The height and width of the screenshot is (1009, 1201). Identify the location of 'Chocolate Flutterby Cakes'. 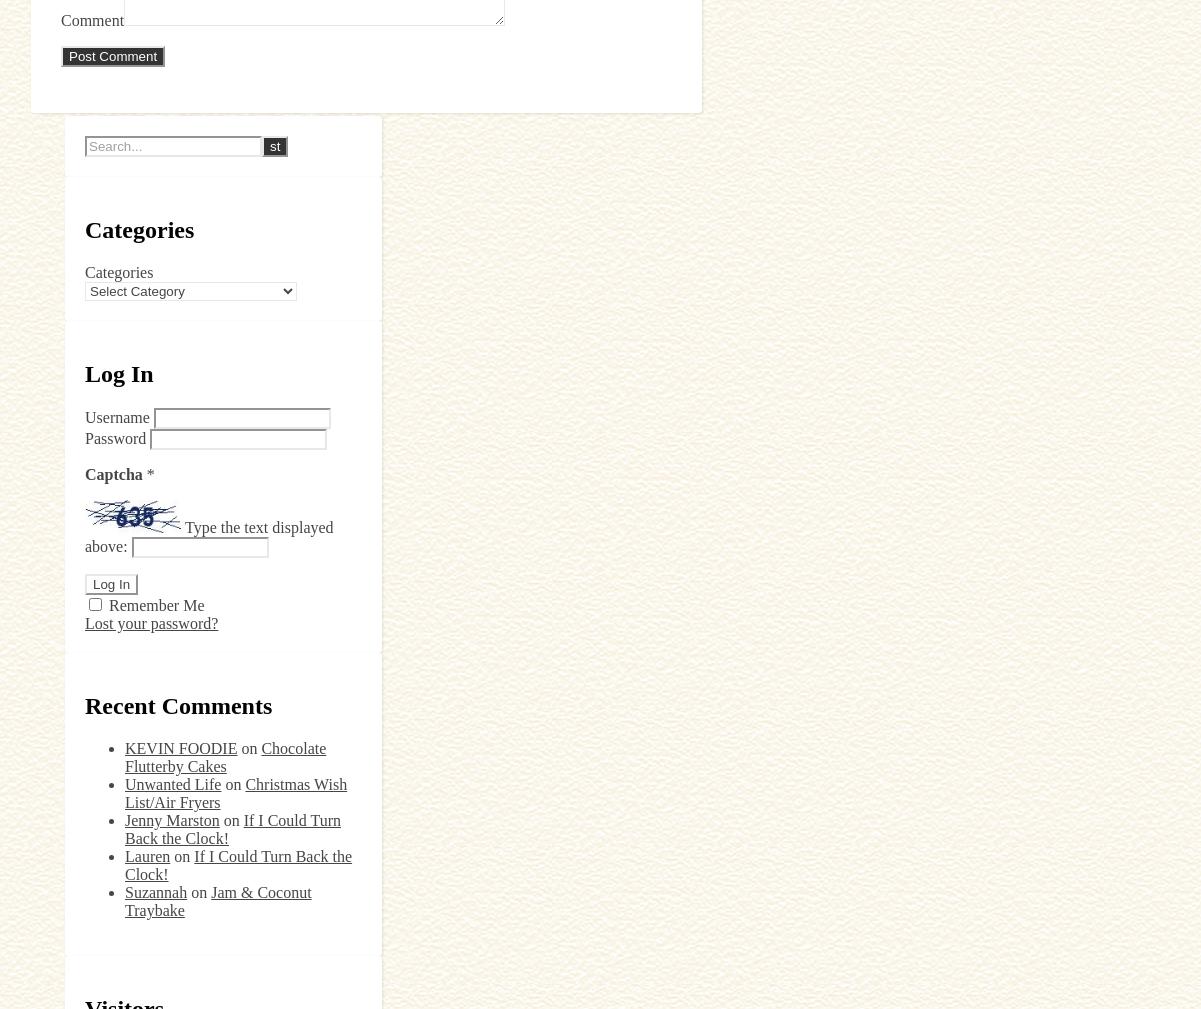
(224, 756).